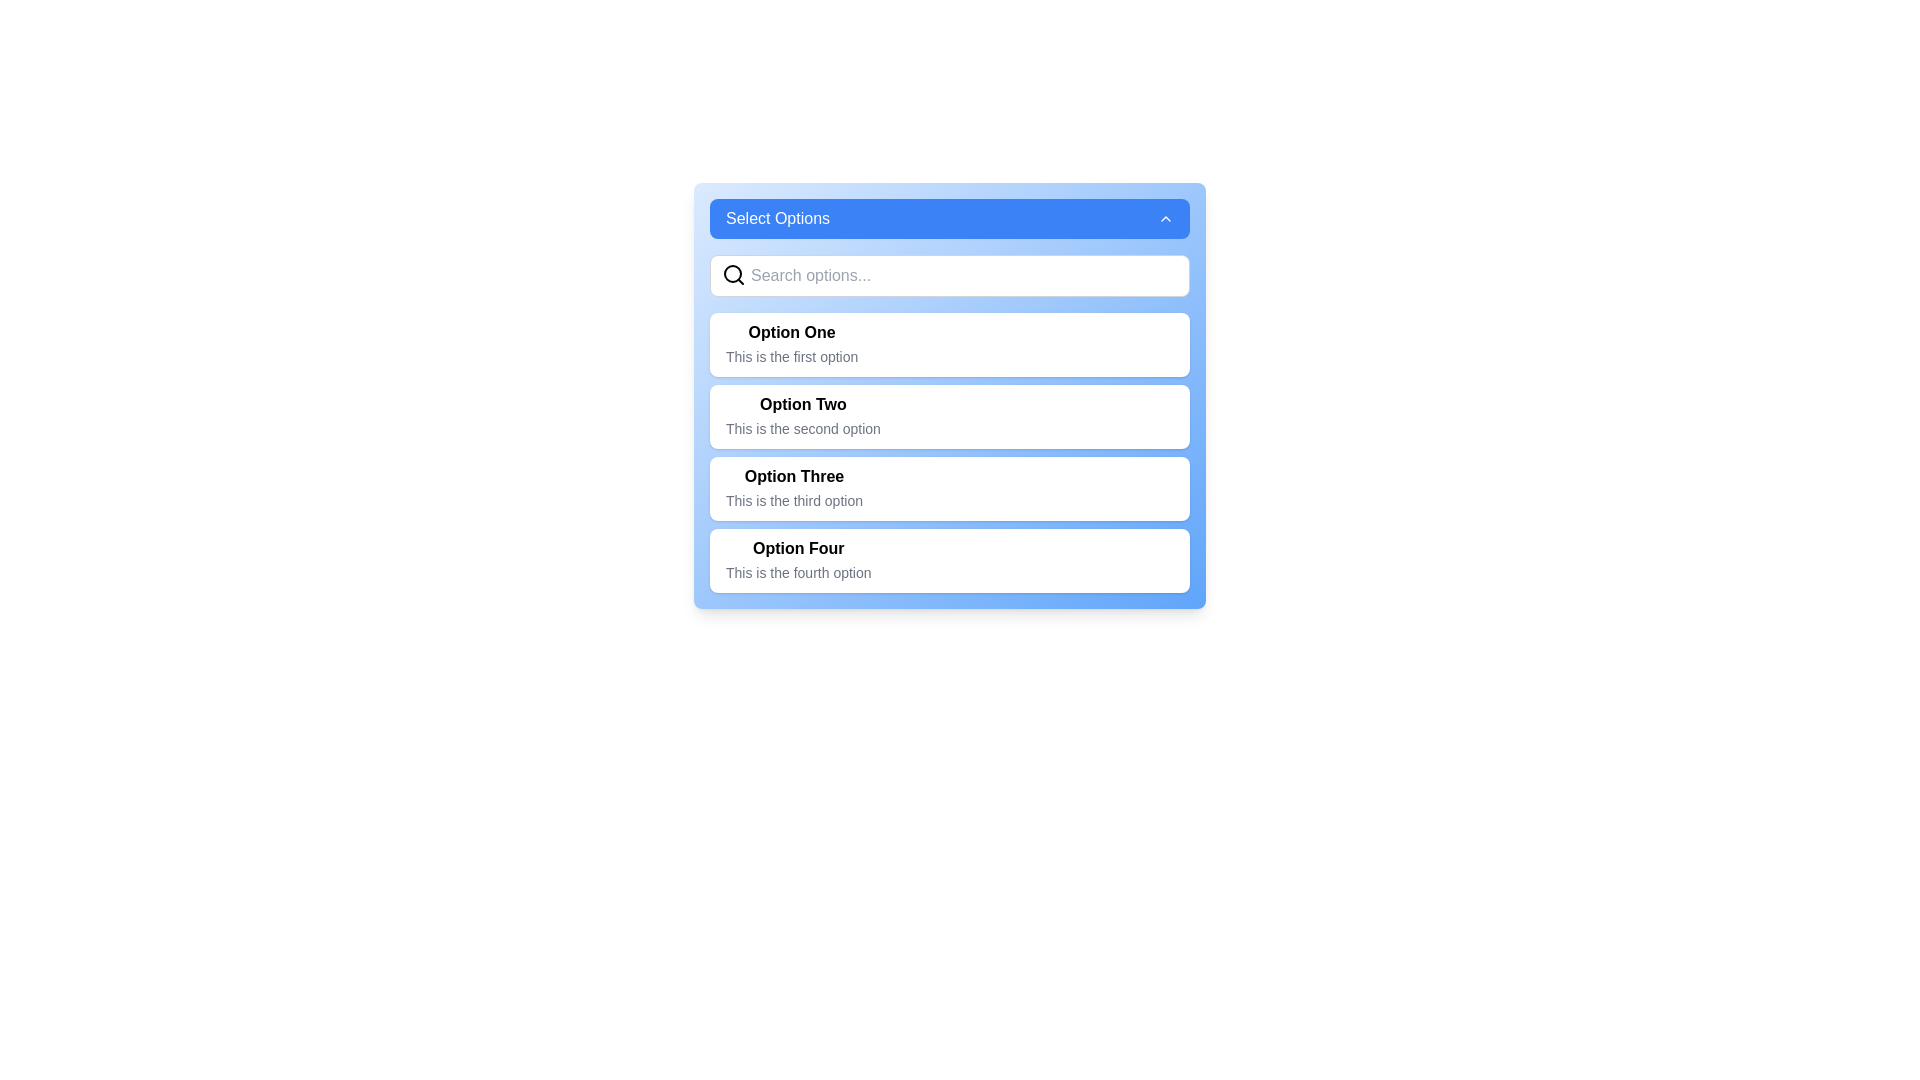  What do you see at coordinates (793, 489) in the screenshot?
I see `the List item displaying the title 'Option Three'` at bounding box center [793, 489].